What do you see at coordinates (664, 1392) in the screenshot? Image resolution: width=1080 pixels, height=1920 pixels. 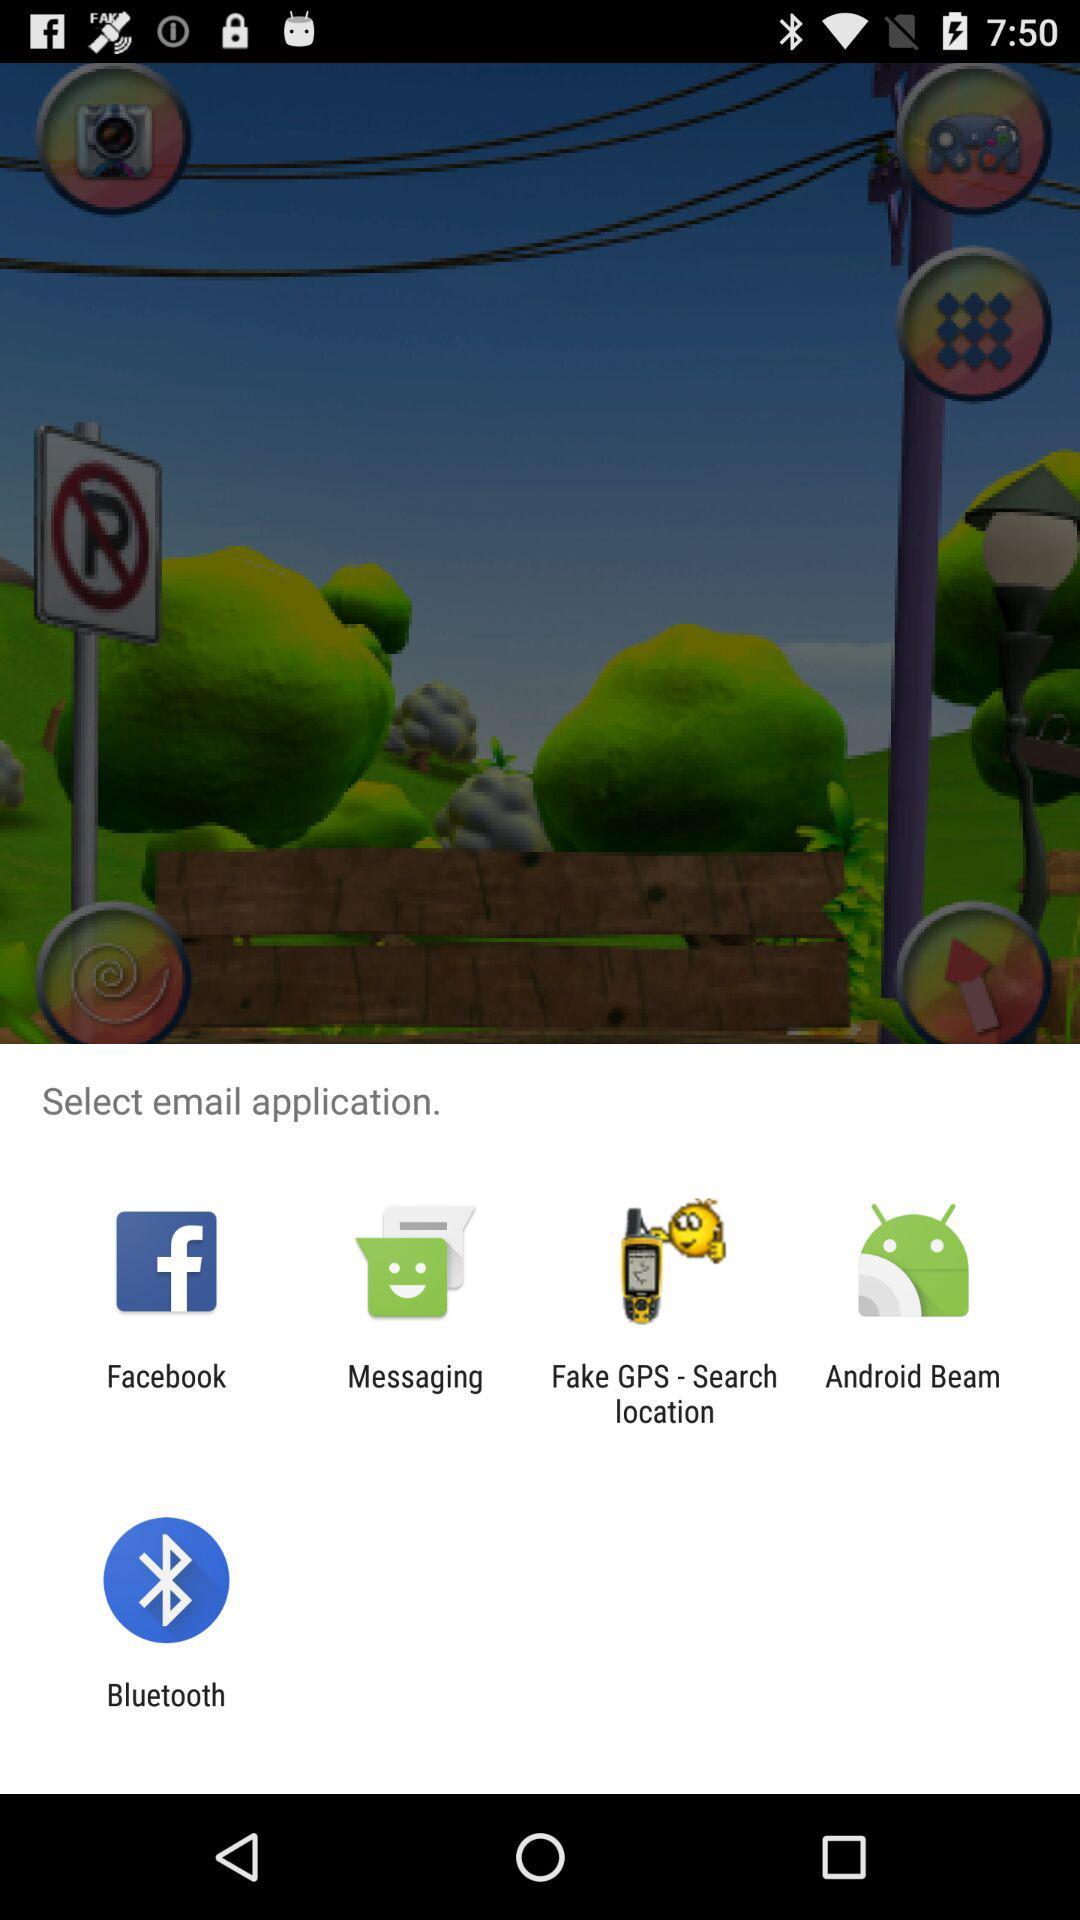 I see `app to the left of android beam item` at bounding box center [664, 1392].